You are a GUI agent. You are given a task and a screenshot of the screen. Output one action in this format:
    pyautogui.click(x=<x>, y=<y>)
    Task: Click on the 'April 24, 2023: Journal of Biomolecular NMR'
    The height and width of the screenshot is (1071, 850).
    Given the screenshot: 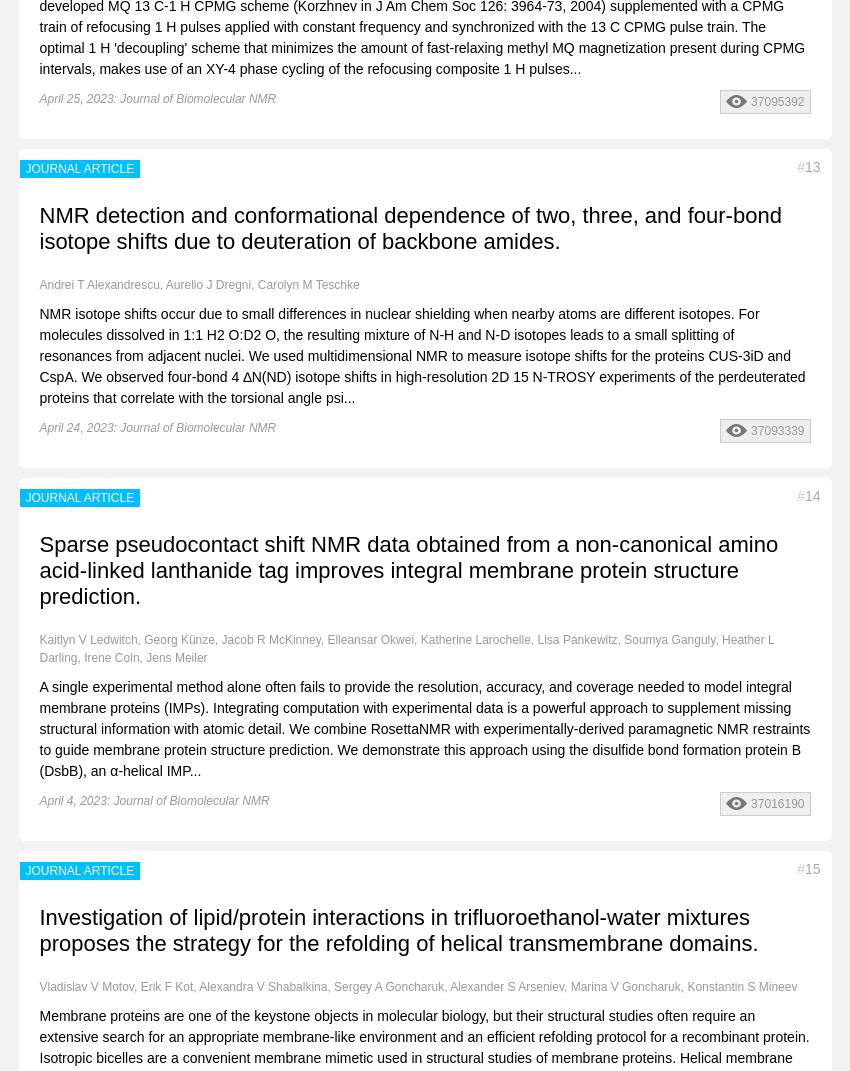 What is the action you would take?
    pyautogui.click(x=38, y=427)
    